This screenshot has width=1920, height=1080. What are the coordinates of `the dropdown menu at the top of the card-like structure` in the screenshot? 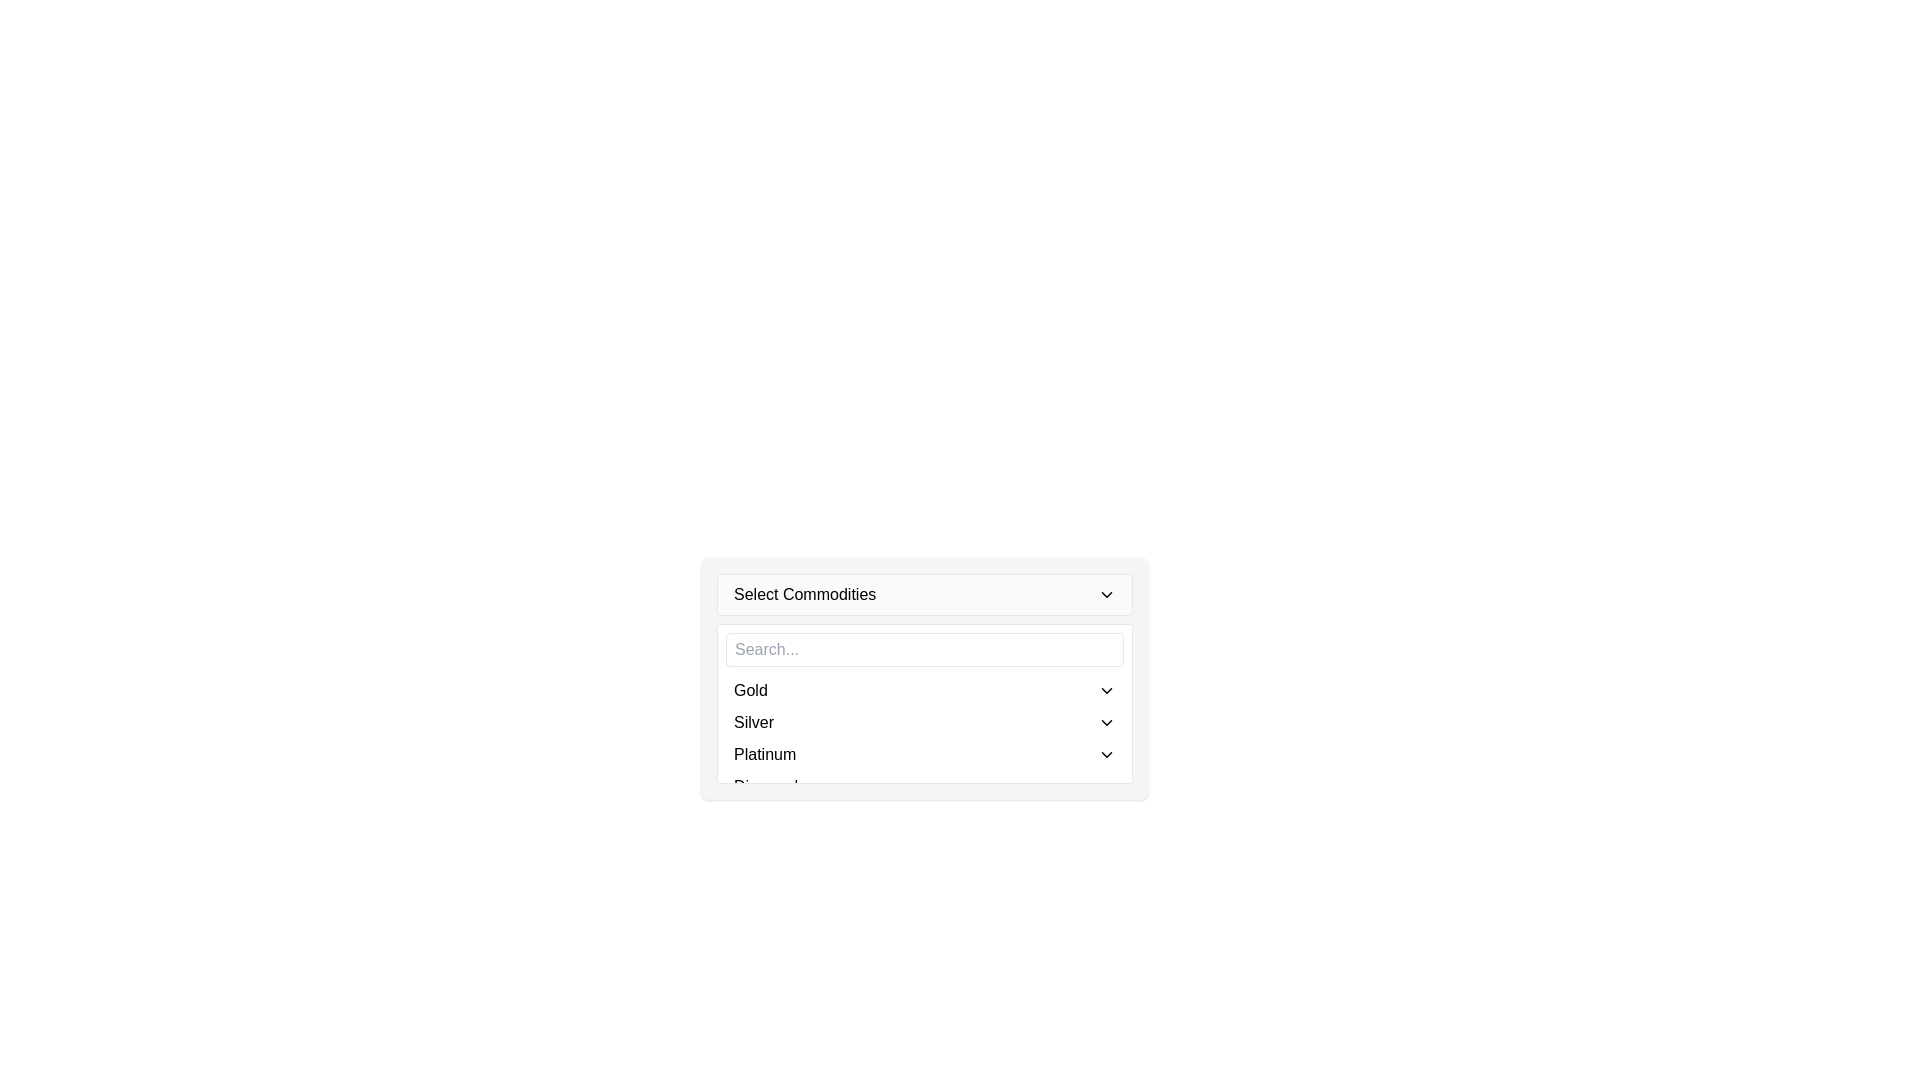 It's located at (924, 593).